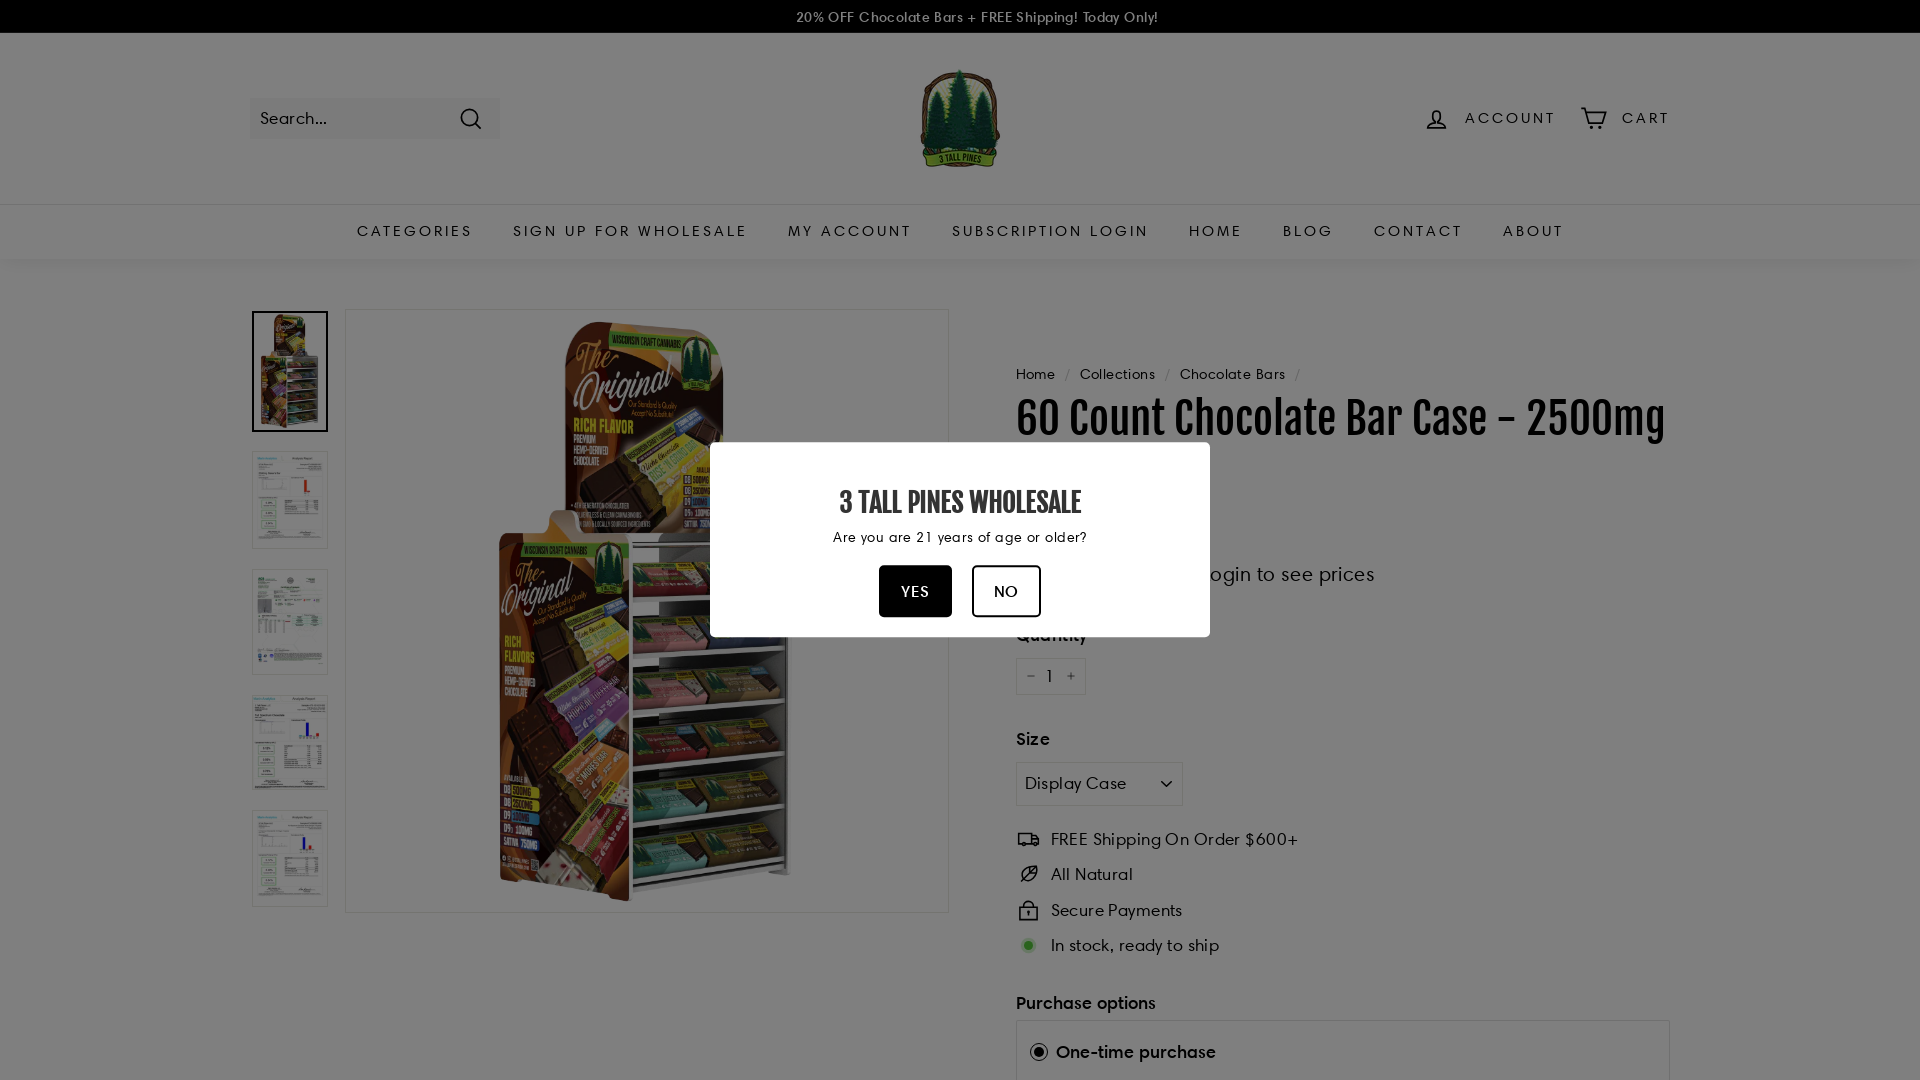 The width and height of the screenshot is (1920, 1080). What do you see at coordinates (1417, 230) in the screenshot?
I see `'CONTACT'` at bounding box center [1417, 230].